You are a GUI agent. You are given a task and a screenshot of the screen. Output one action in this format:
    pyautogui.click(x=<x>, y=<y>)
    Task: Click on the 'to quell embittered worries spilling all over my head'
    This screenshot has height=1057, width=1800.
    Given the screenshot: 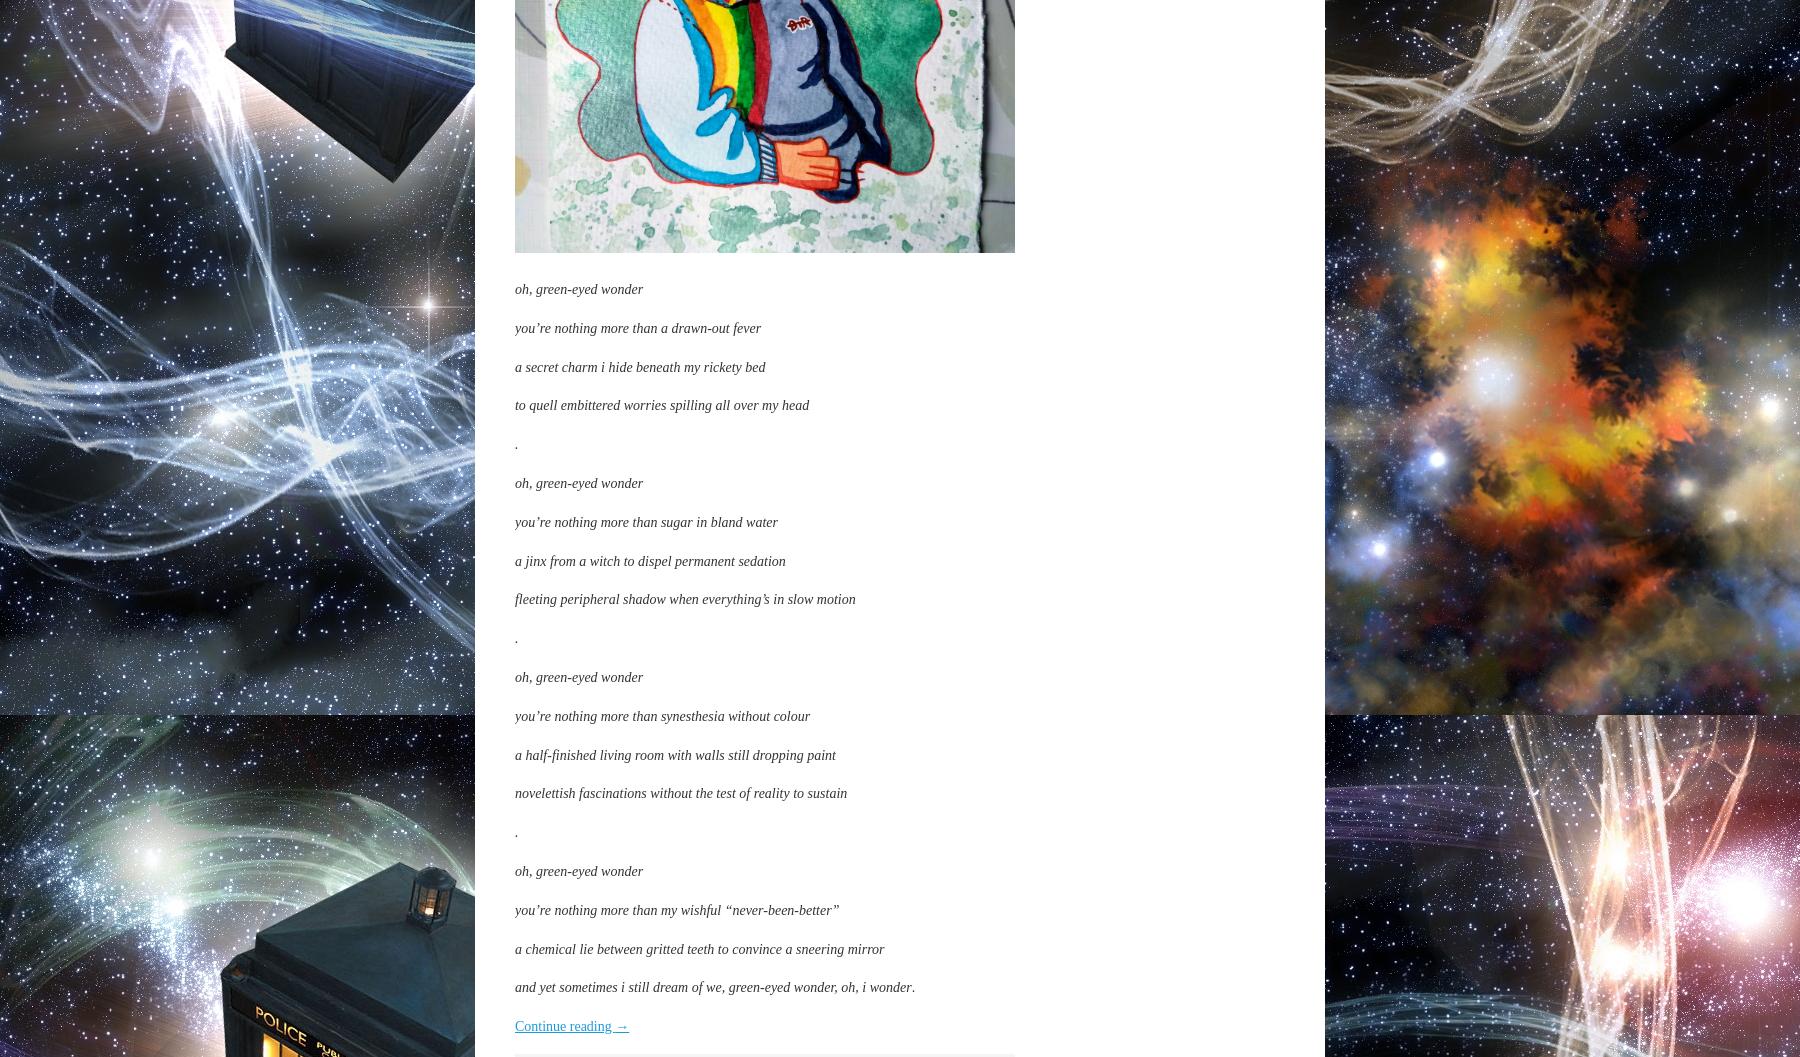 What is the action you would take?
    pyautogui.click(x=661, y=404)
    